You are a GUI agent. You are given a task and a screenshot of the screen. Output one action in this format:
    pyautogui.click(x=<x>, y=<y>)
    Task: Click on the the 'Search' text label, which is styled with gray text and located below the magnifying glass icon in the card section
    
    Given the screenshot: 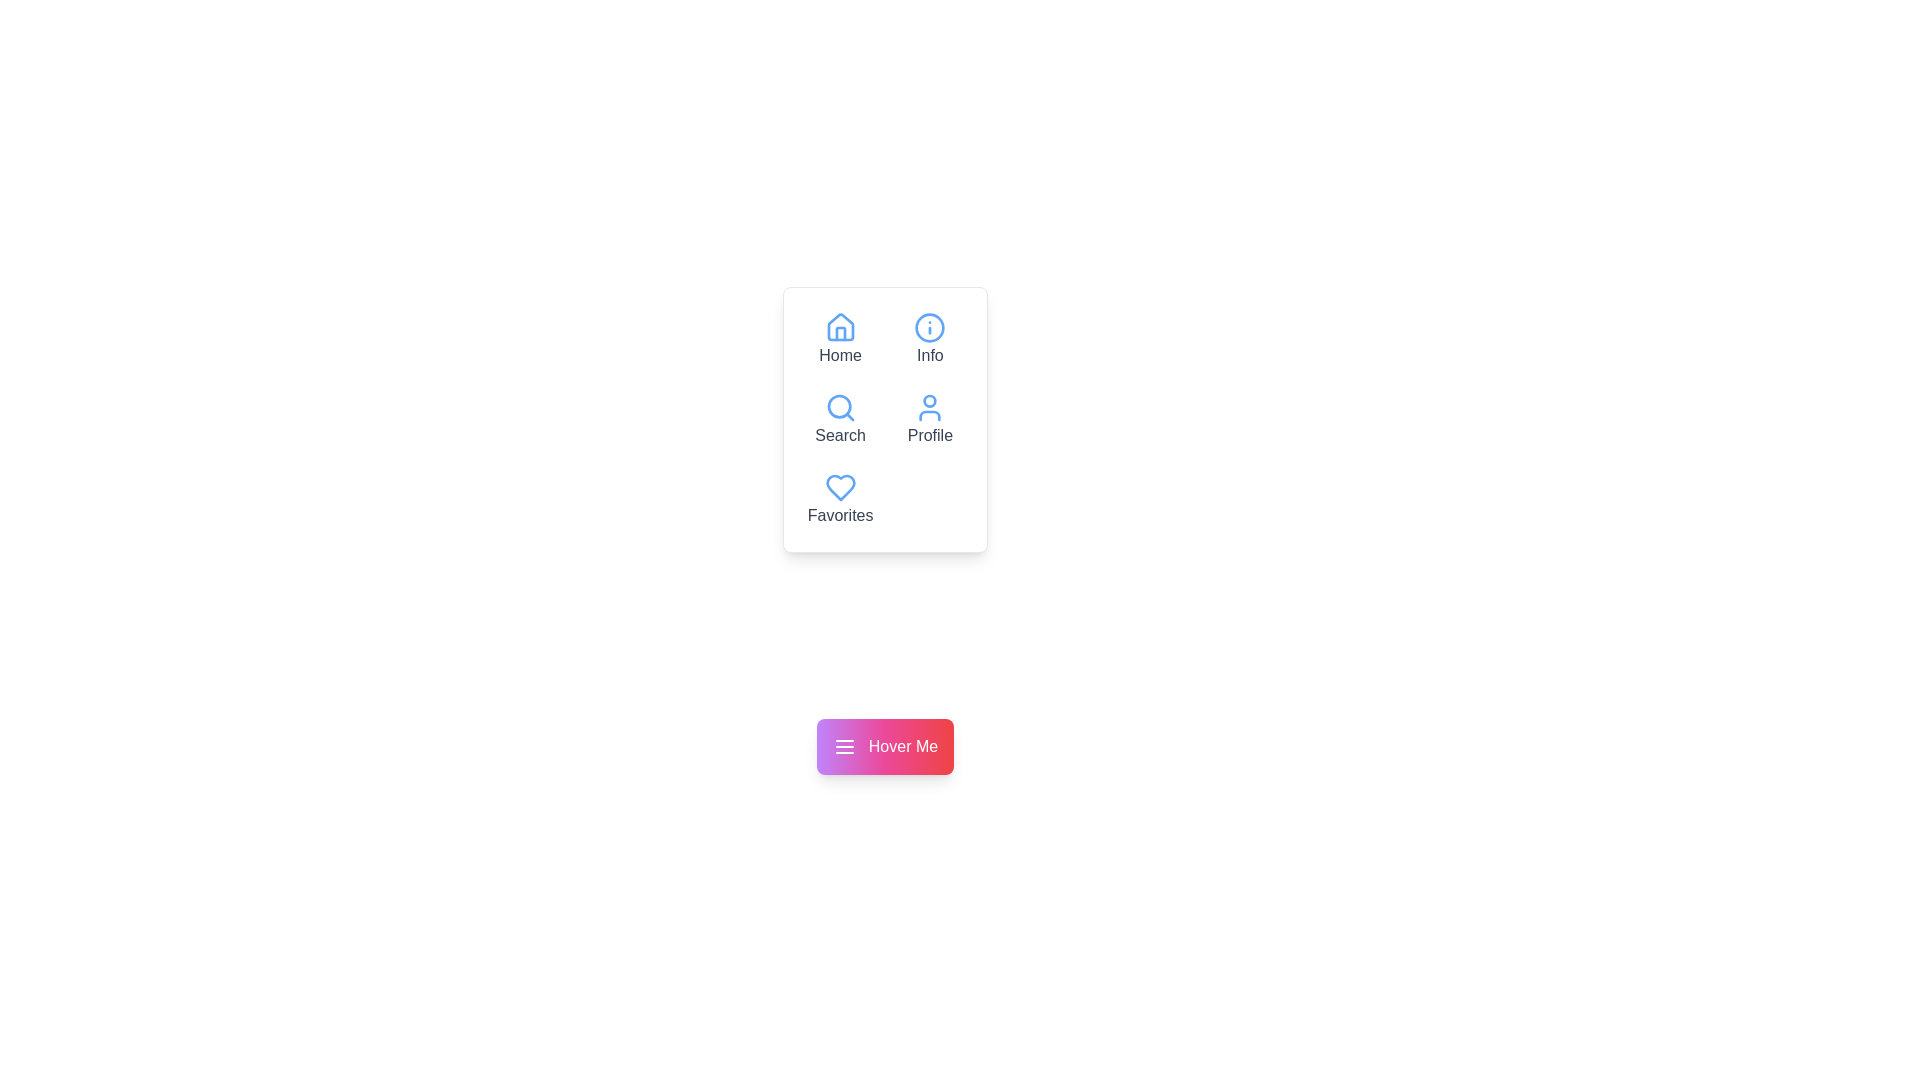 What is the action you would take?
    pyautogui.click(x=840, y=434)
    